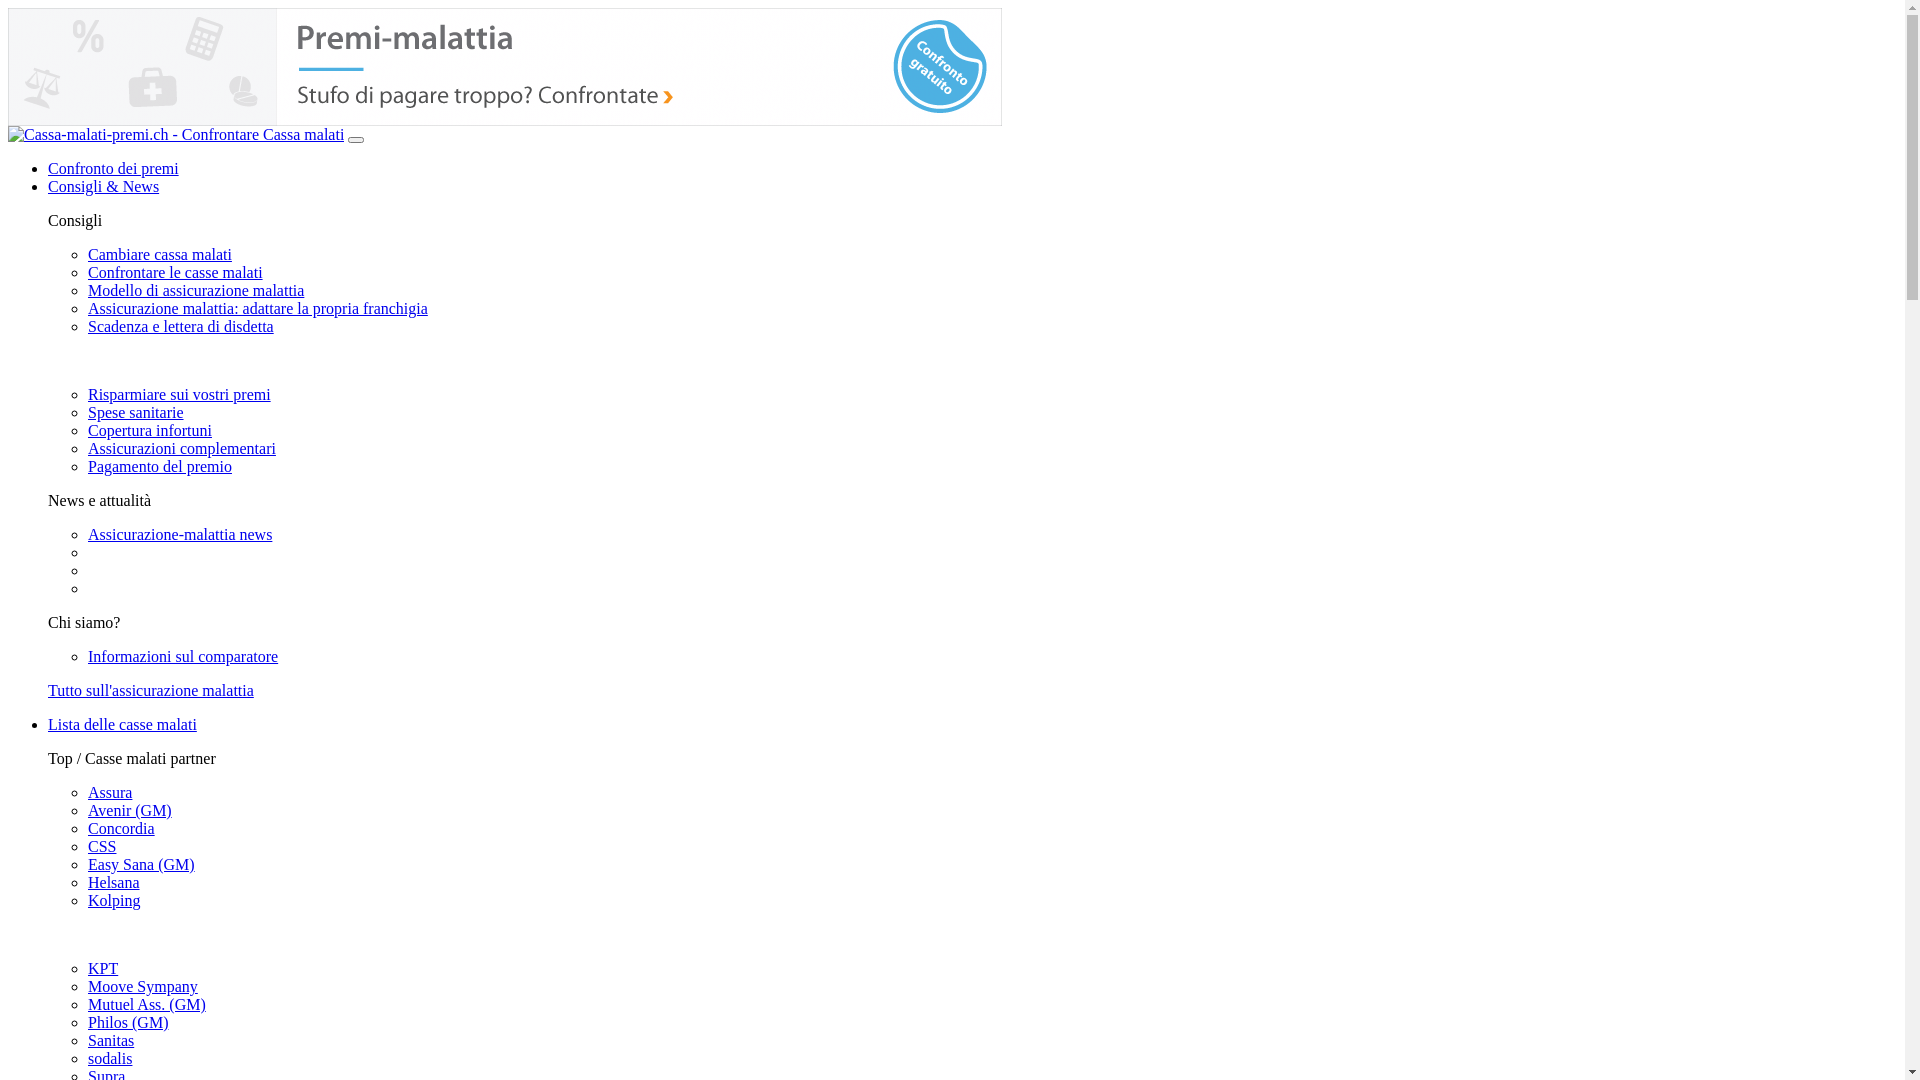  I want to click on 'CSS', so click(100, 846).